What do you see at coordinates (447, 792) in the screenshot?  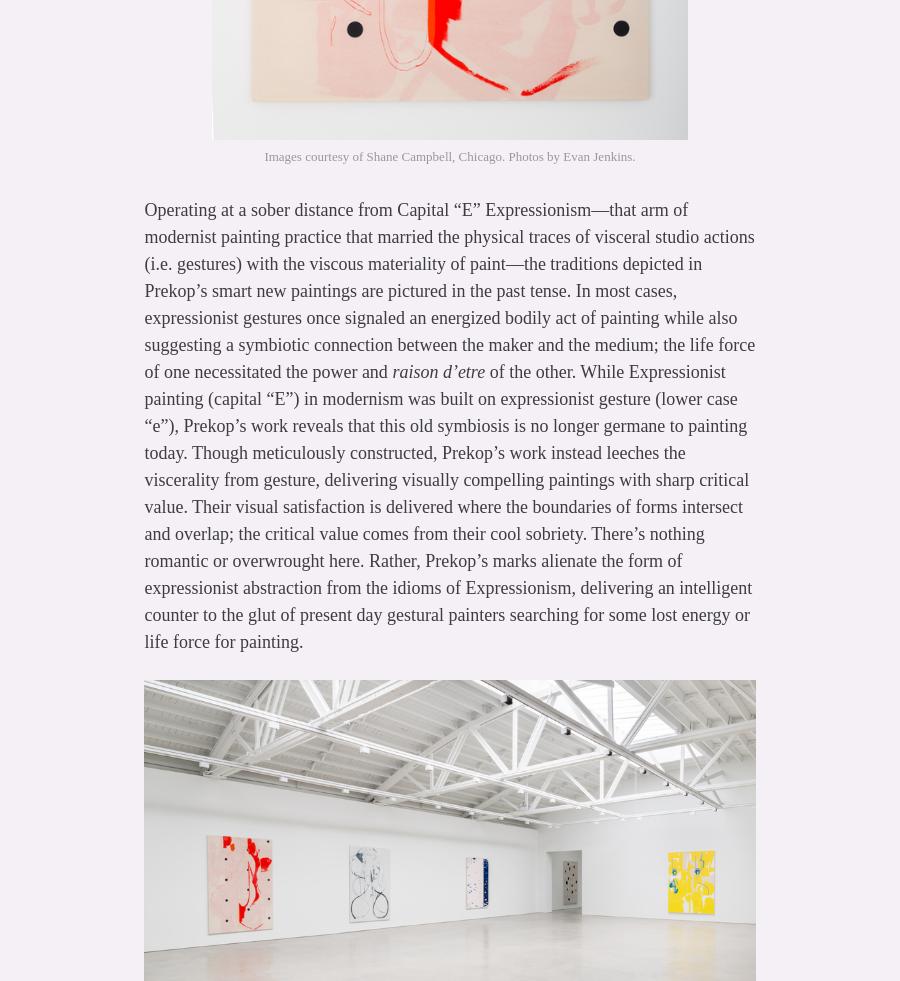 I see `', Howard Hurst’s “Who Has The Cure for Zombie Formalism,” at'` at bounding box center [447, 792].